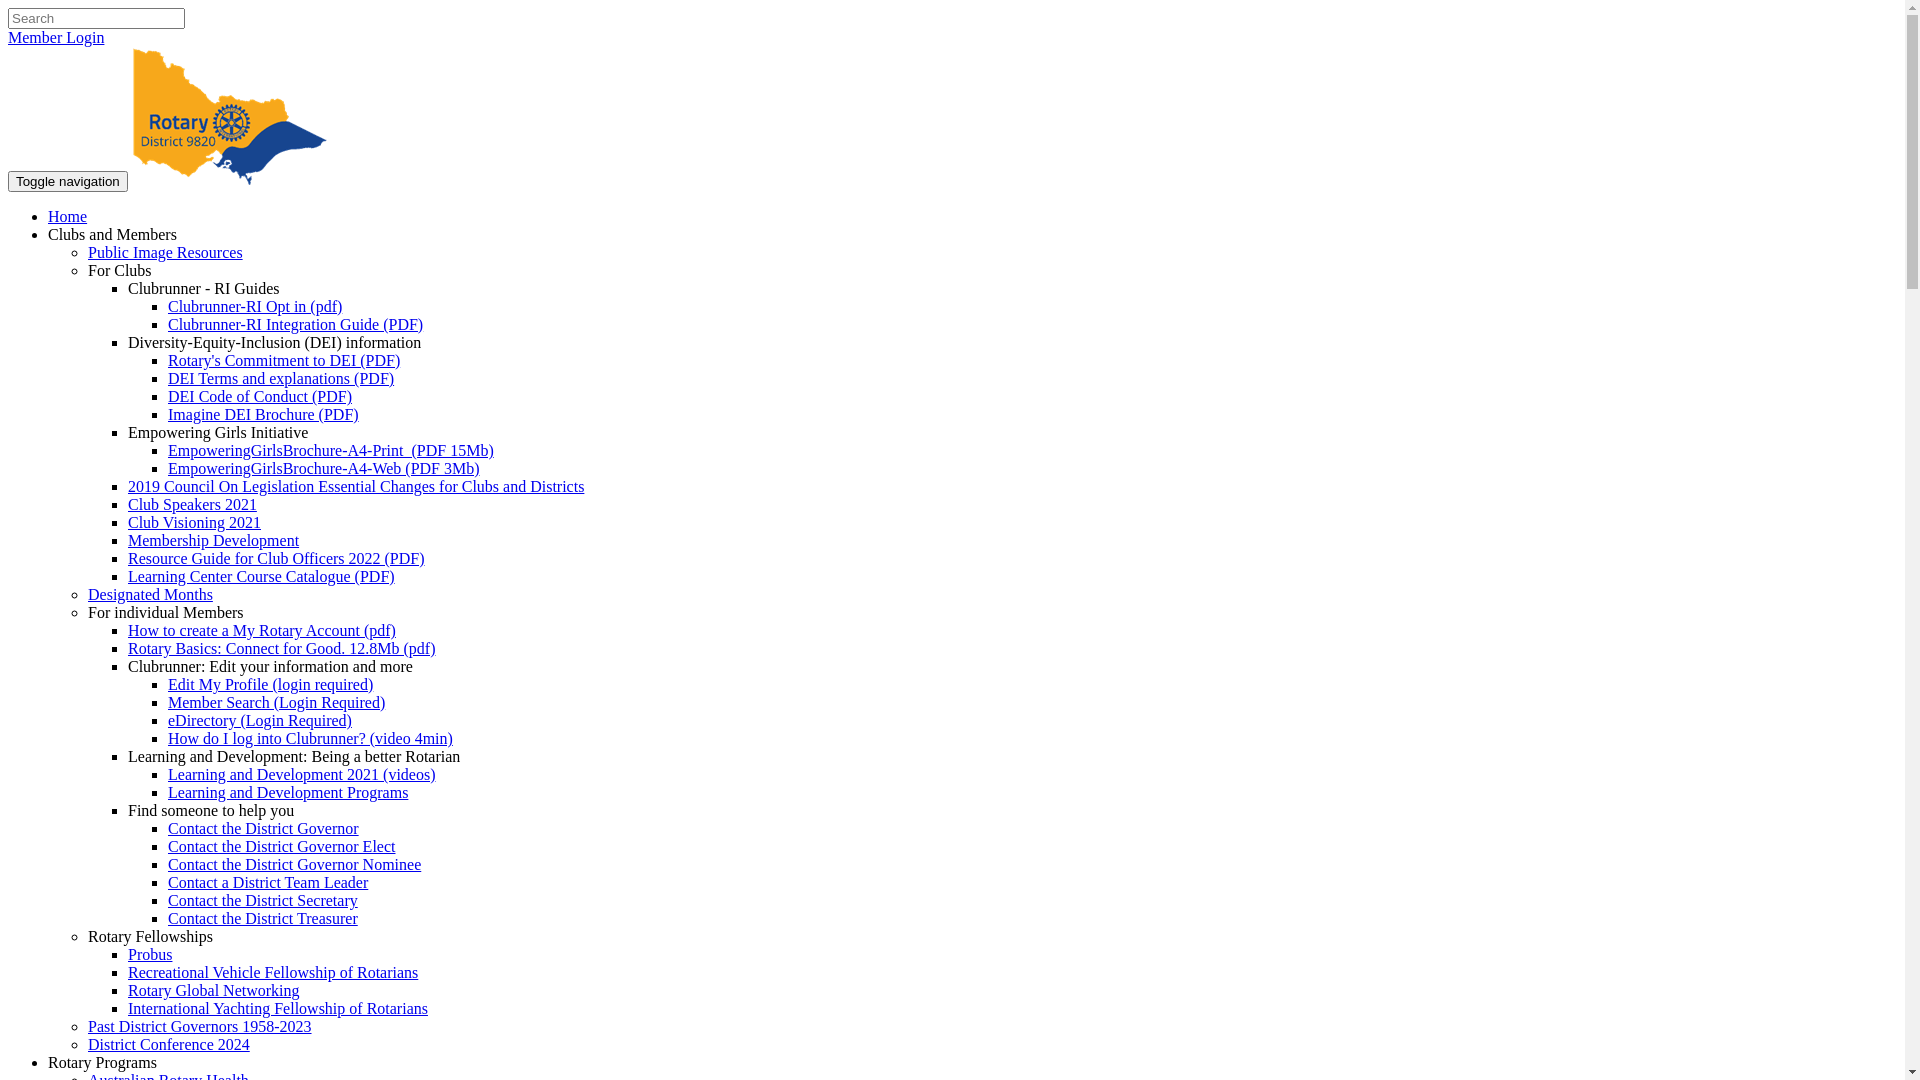  I want to click on 'DEI Terms and explanations (PDF)', so click(280, 378).